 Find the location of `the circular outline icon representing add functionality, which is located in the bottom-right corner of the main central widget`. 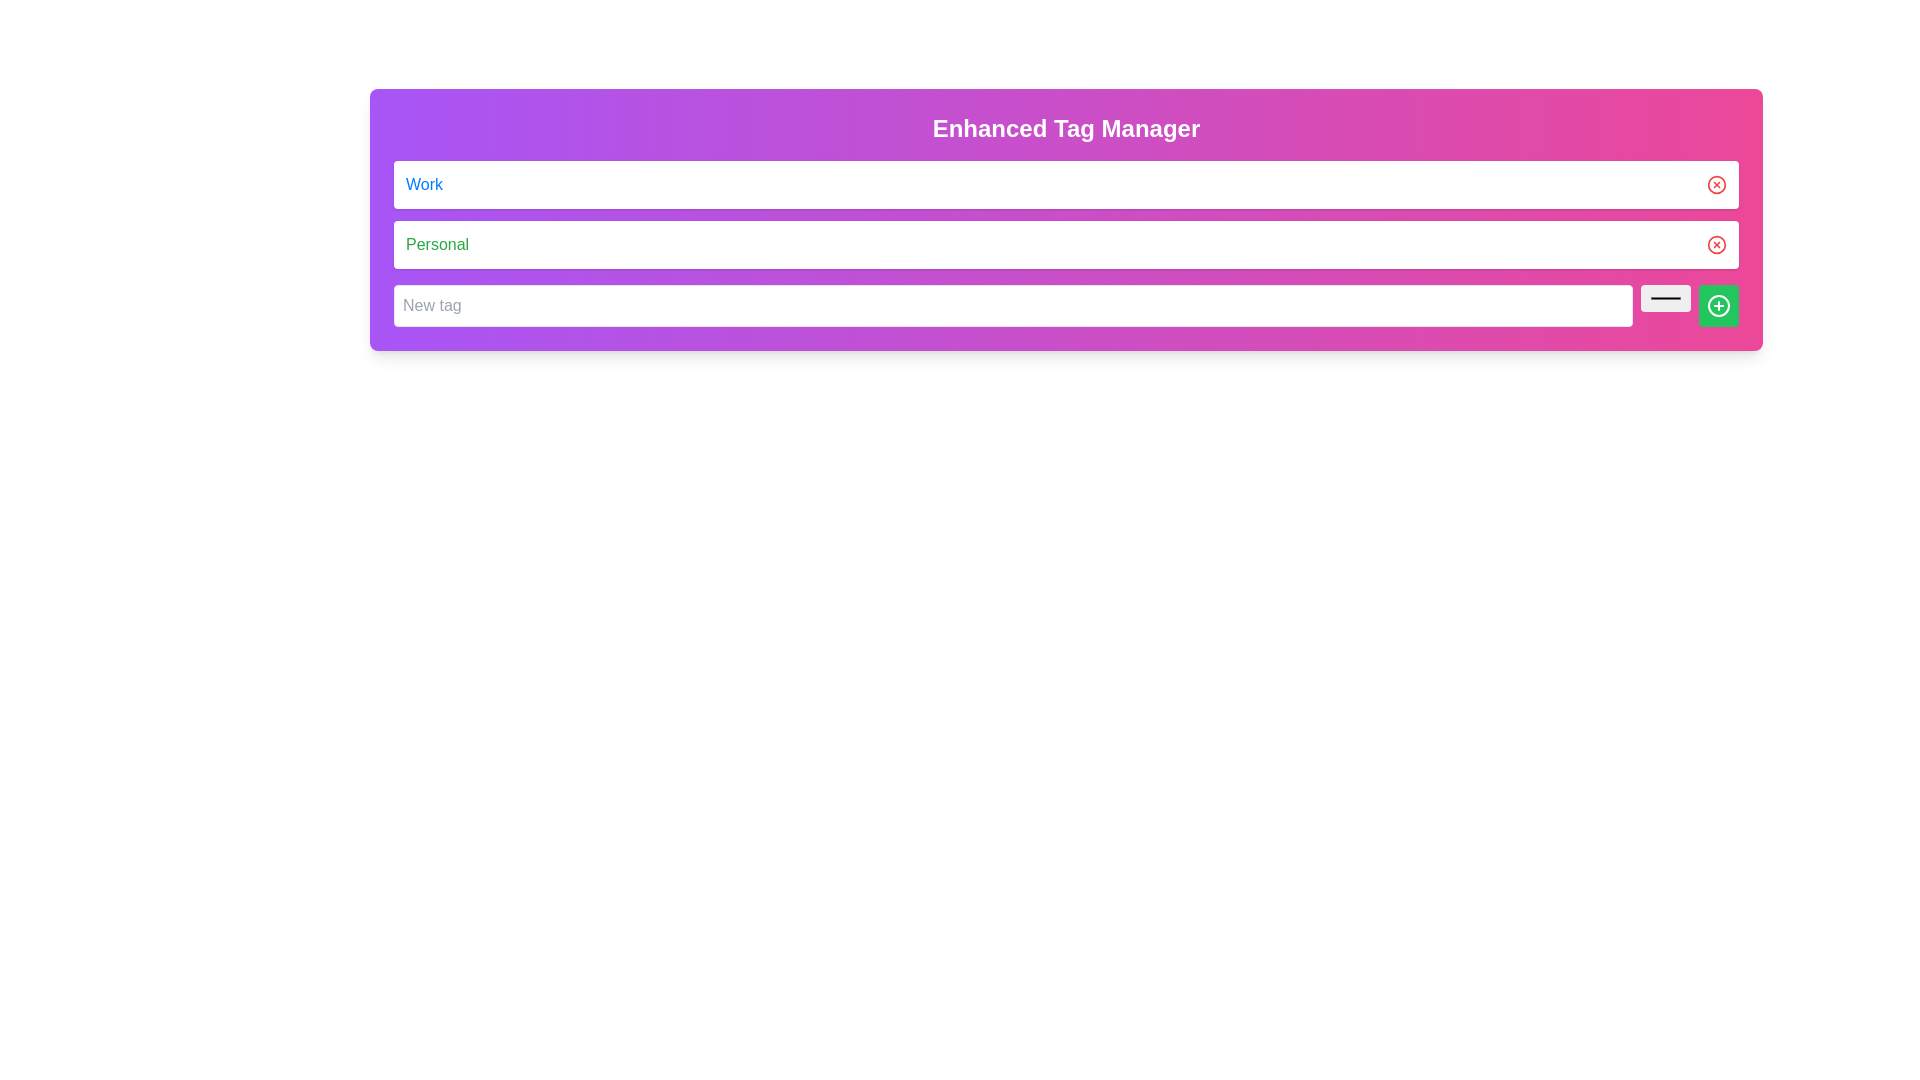

the circular outline icon representing add functionality, which is located in the bottom-right corner of the main central widget is located at coordinates (1717, 305).